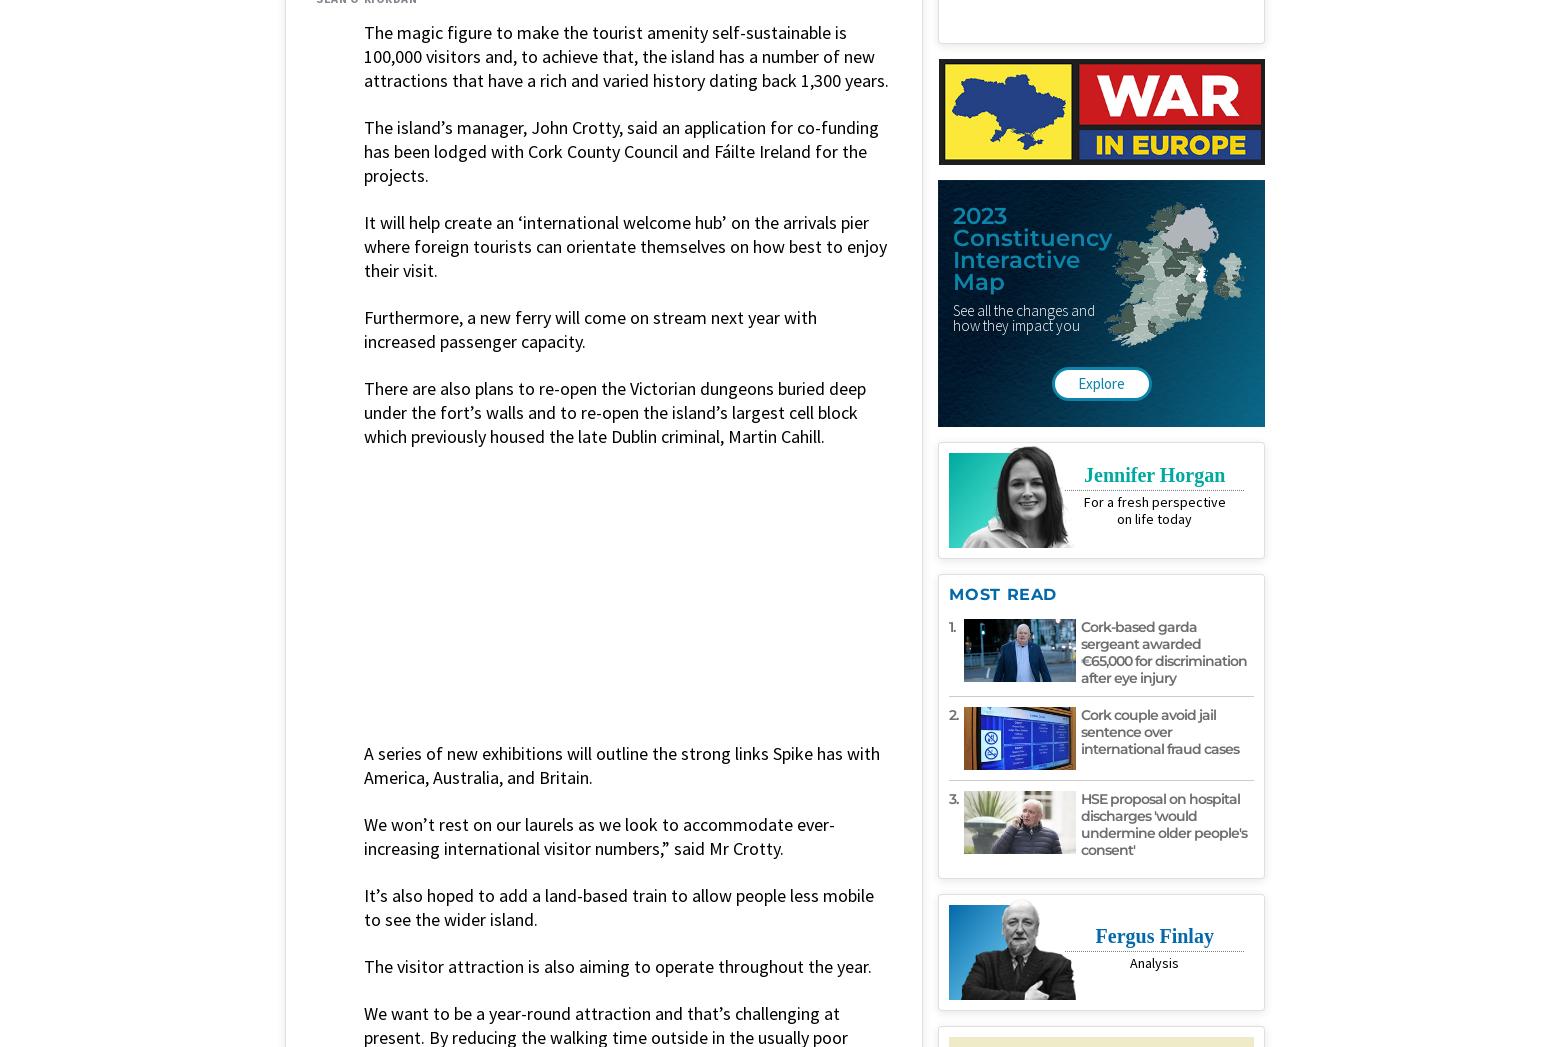  I want to click on 'here', so click(431, 626).